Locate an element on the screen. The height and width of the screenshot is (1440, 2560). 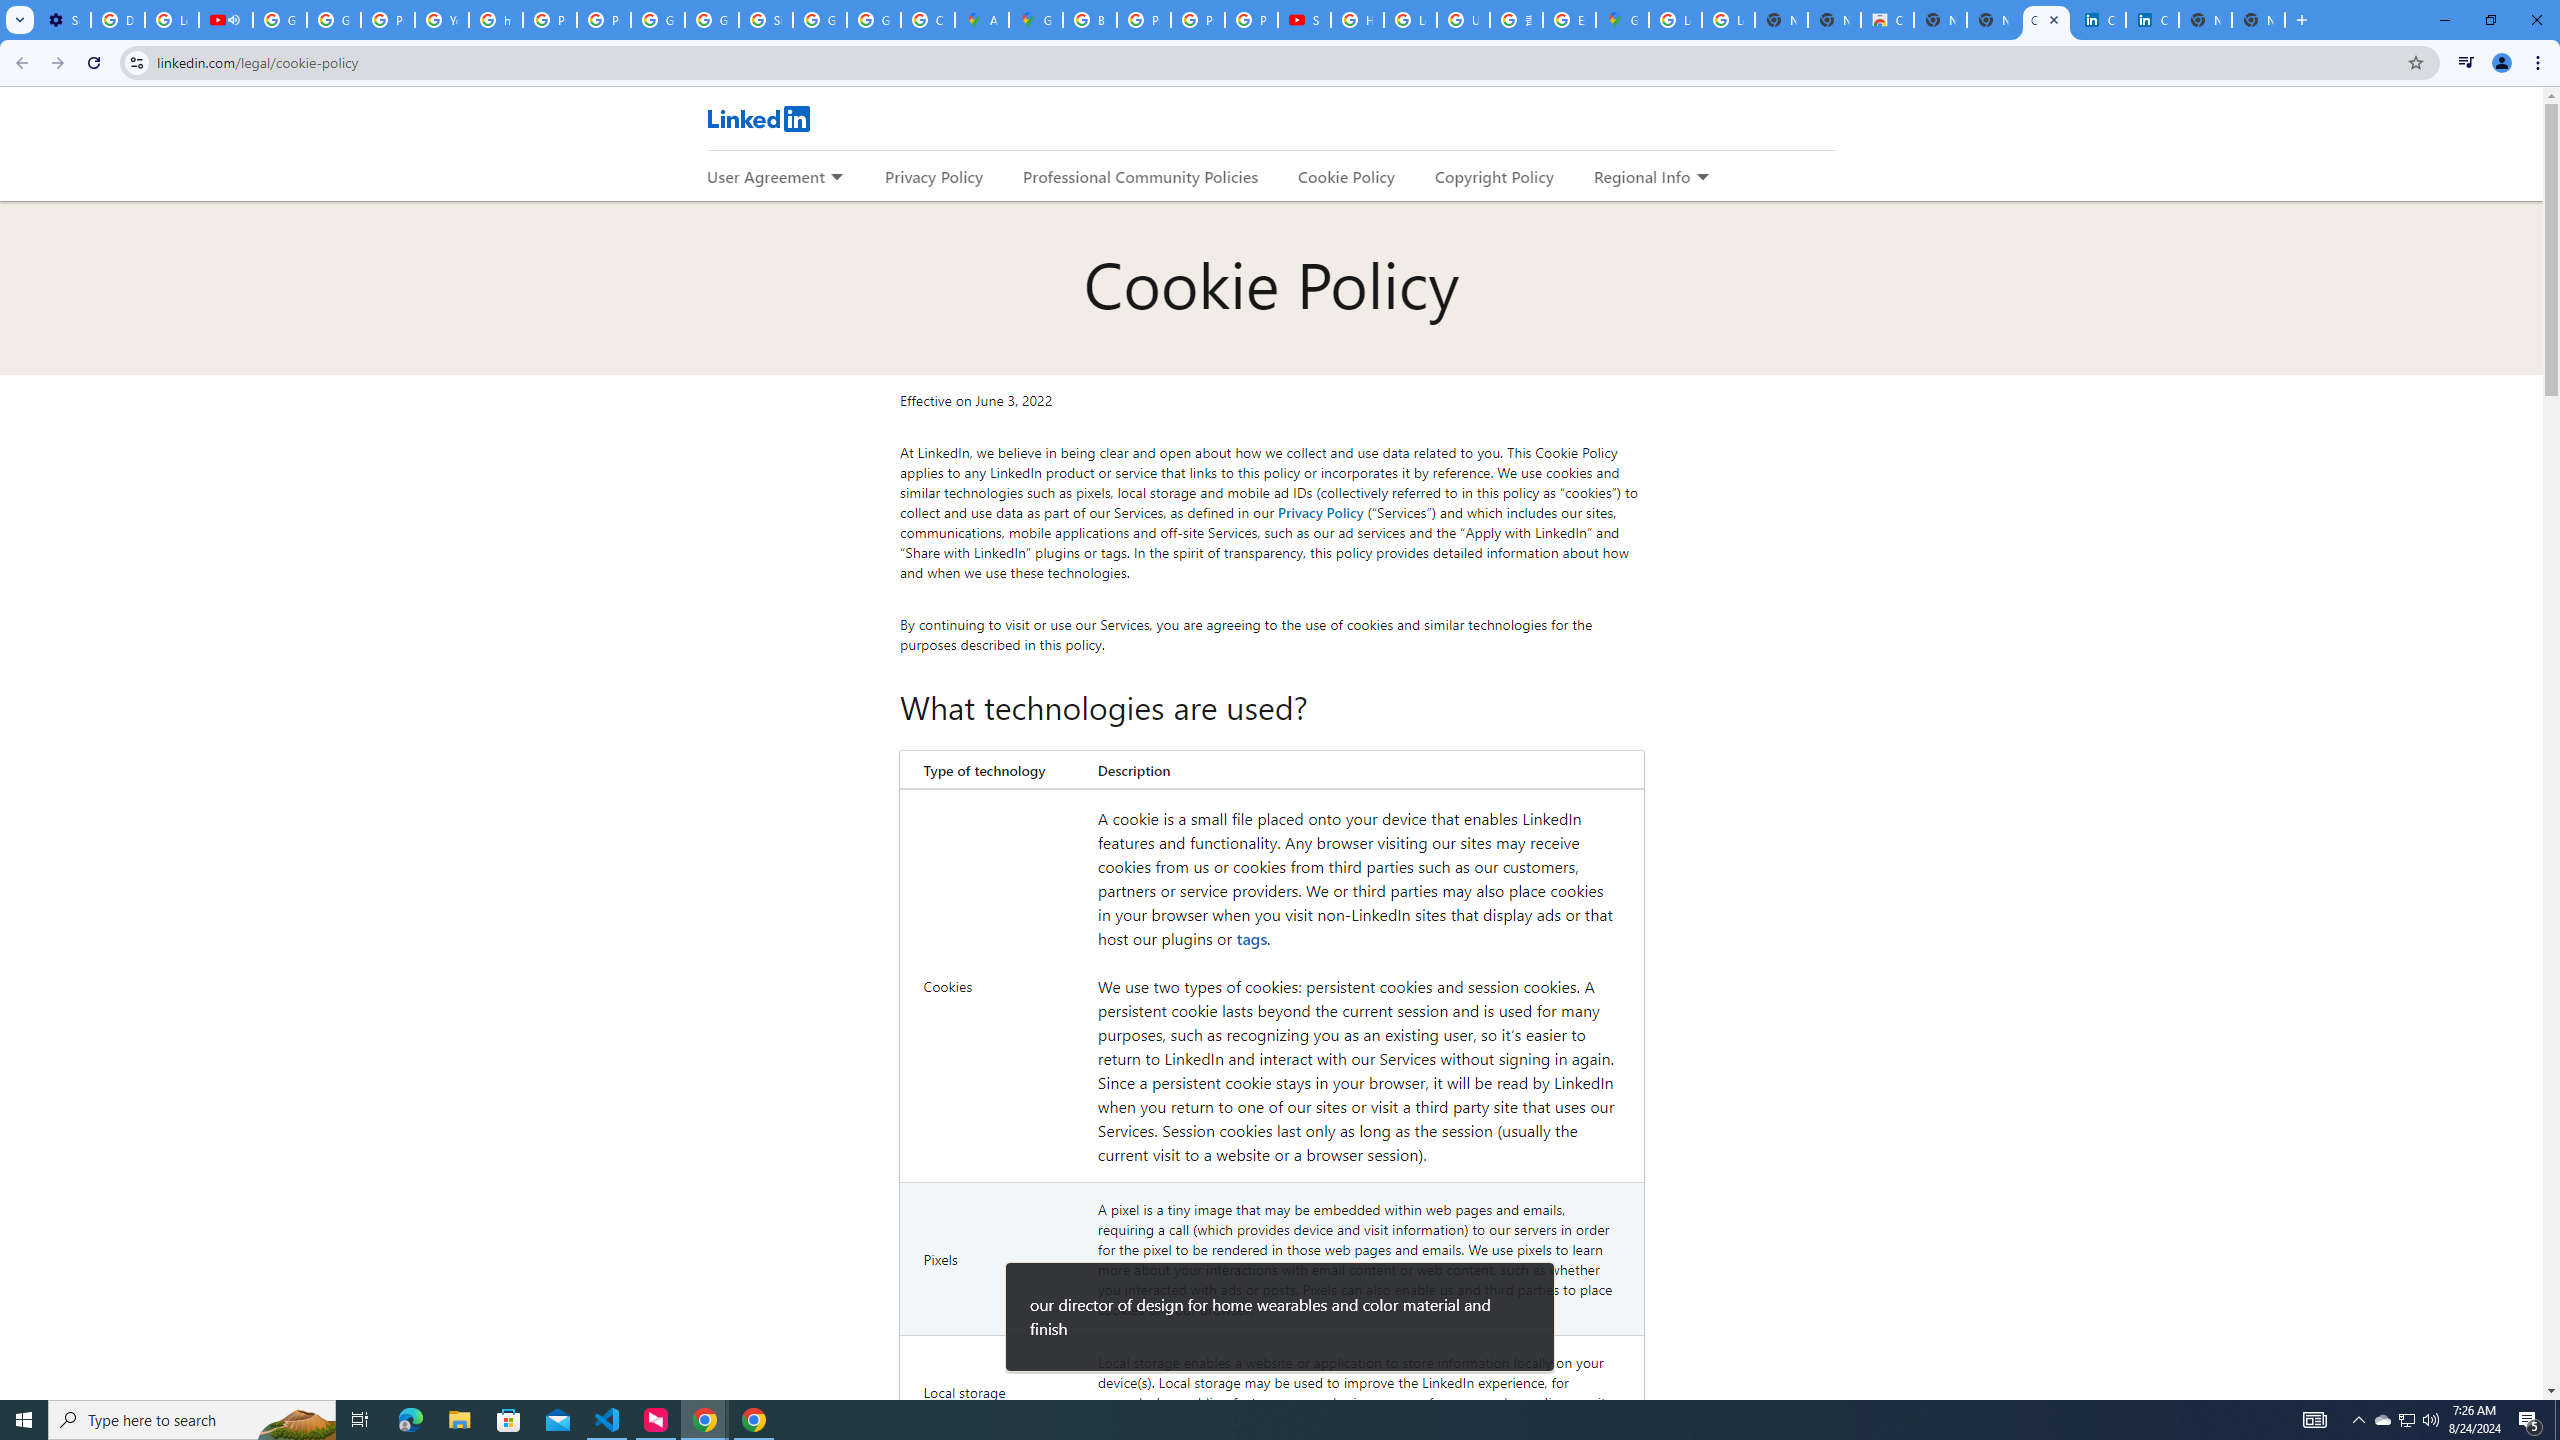
'Expand to show more links for User Agreement' is located at coordinates (835, 177).